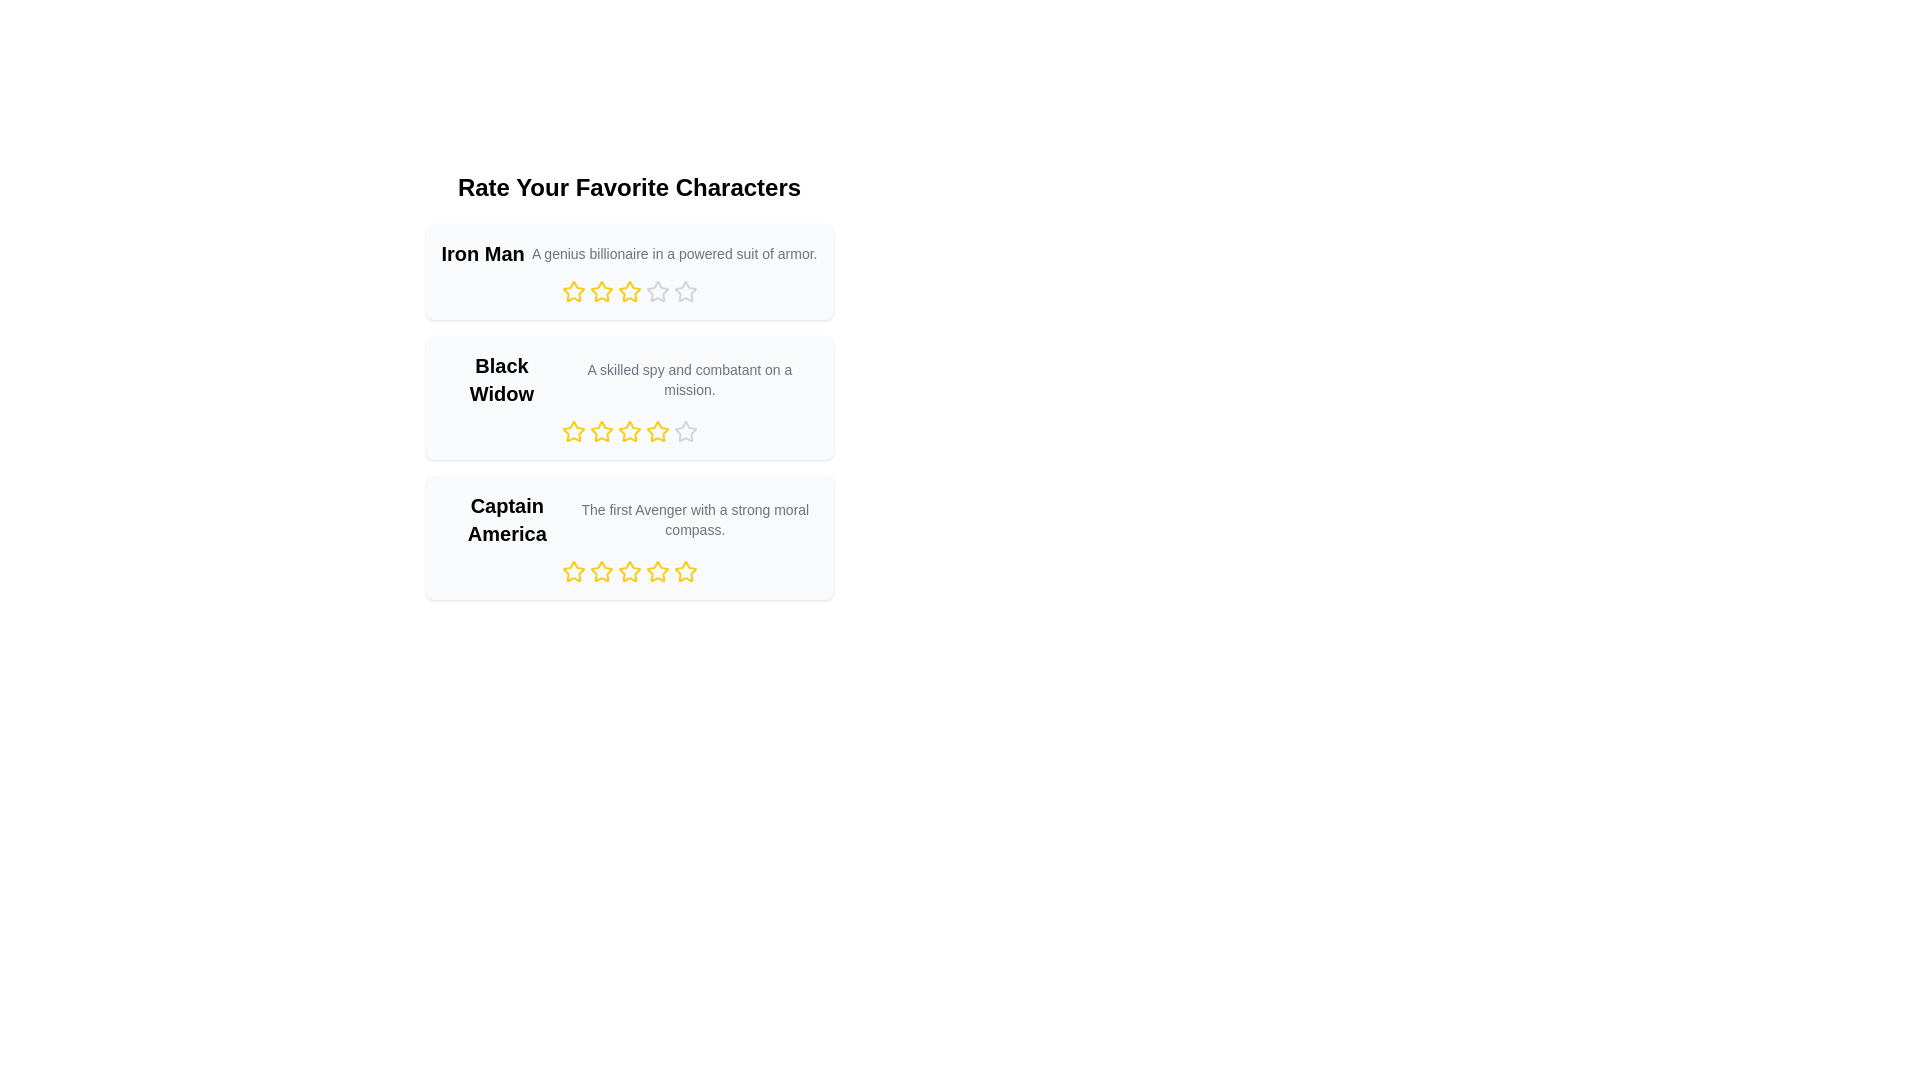  I want to click on the third star in the rating component under the 'Captain America' list item, so click(628, 571).